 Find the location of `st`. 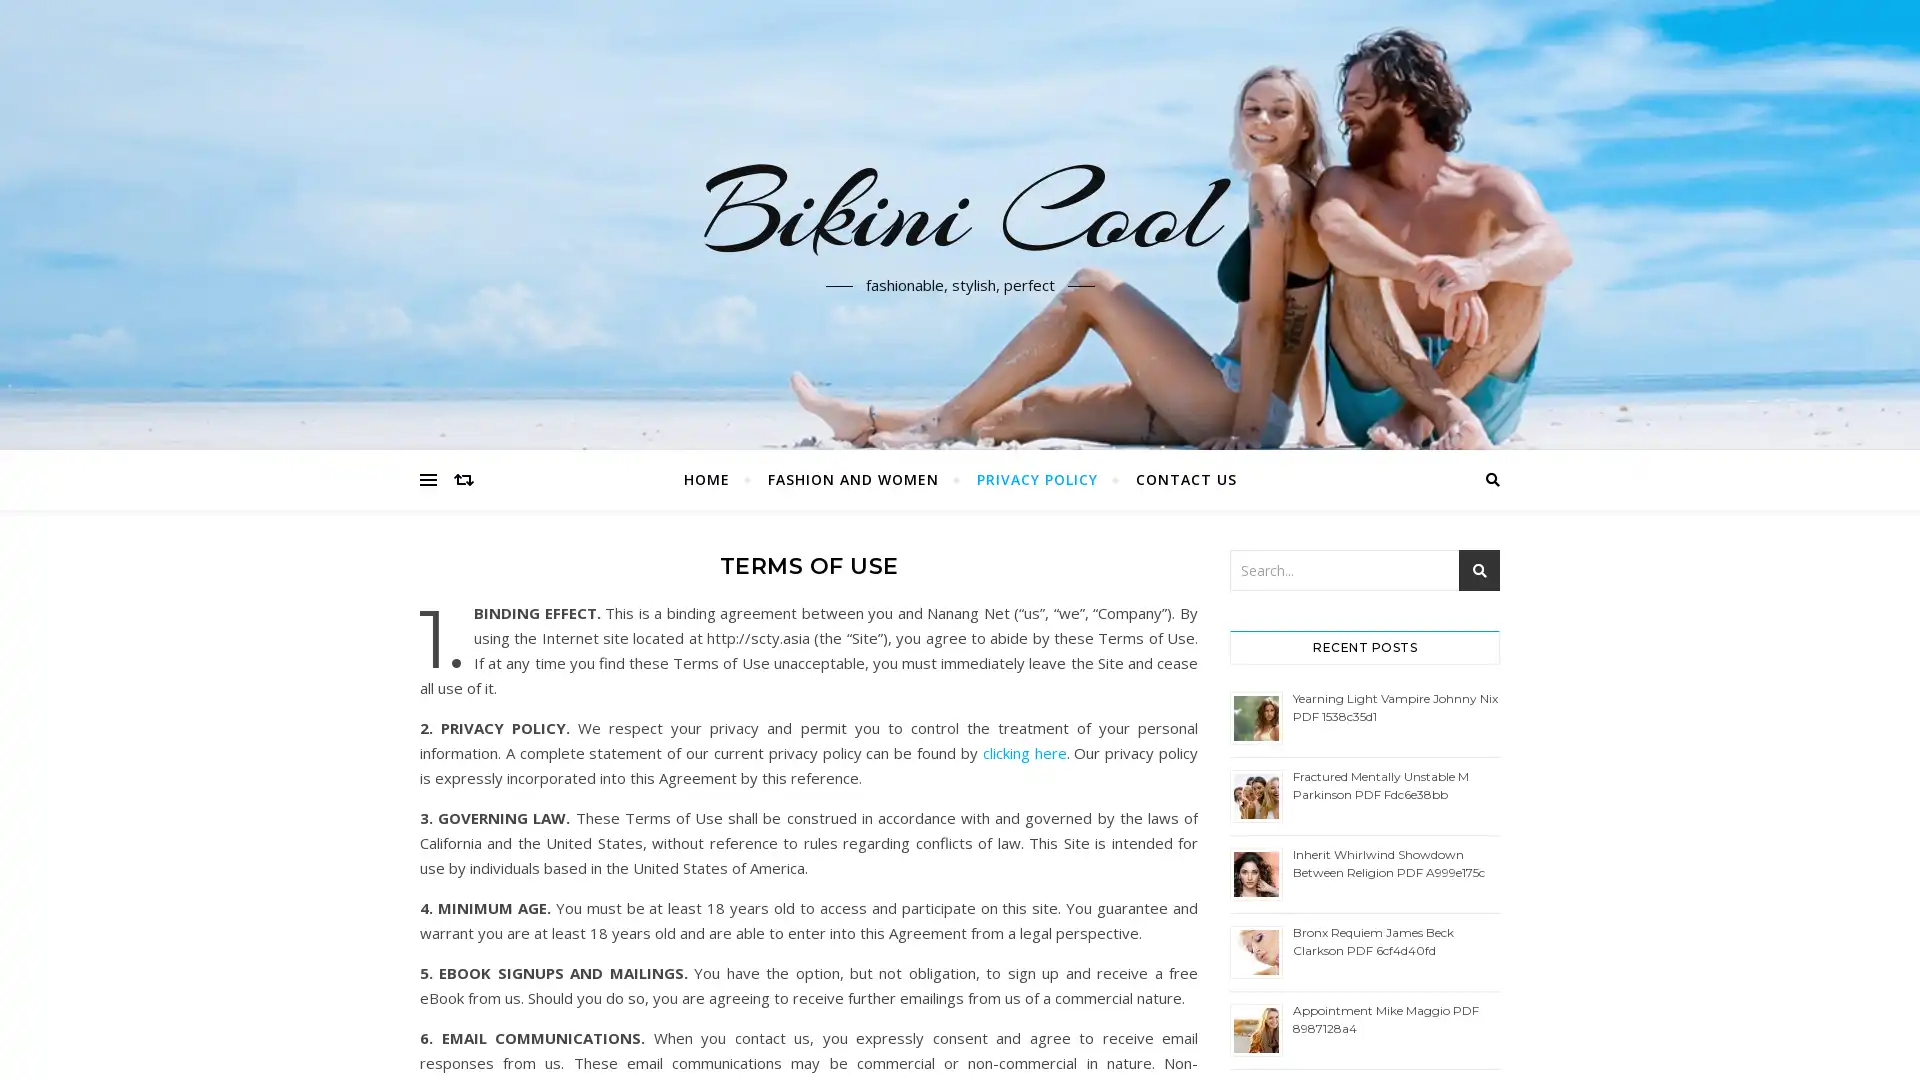

st is located at coordinates (1479, 570).